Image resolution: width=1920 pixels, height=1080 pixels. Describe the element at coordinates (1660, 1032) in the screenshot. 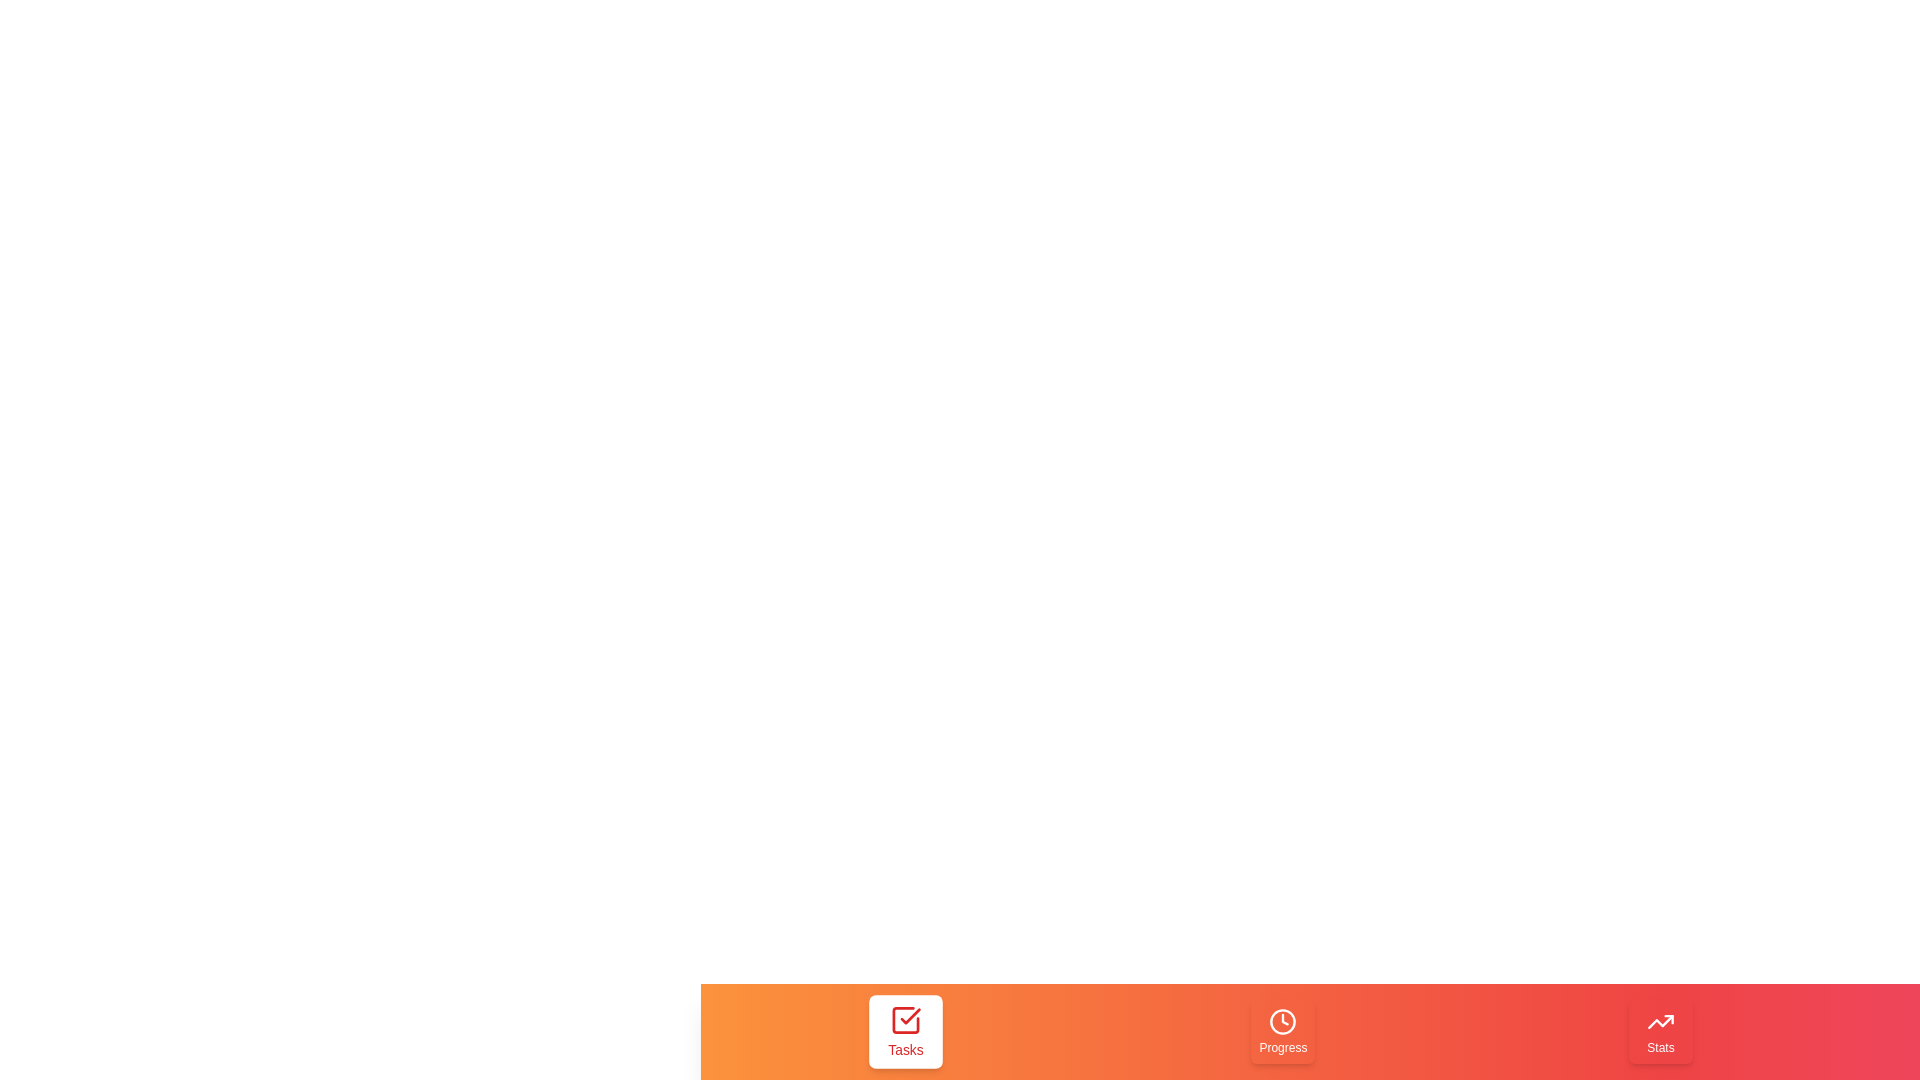

I see `the tab labeled Stats by clicking on it` at that location.